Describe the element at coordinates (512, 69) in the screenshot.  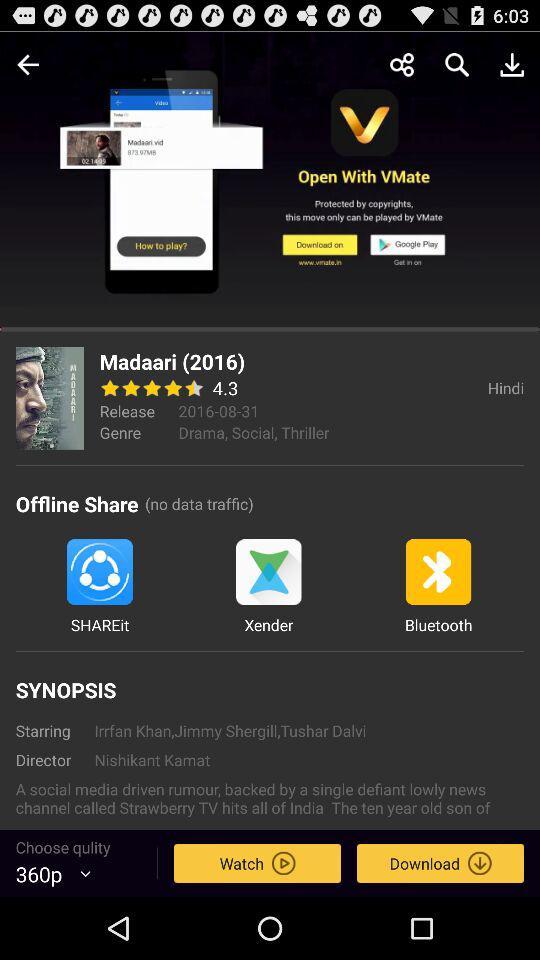
I see `the file_download icon` at that location.